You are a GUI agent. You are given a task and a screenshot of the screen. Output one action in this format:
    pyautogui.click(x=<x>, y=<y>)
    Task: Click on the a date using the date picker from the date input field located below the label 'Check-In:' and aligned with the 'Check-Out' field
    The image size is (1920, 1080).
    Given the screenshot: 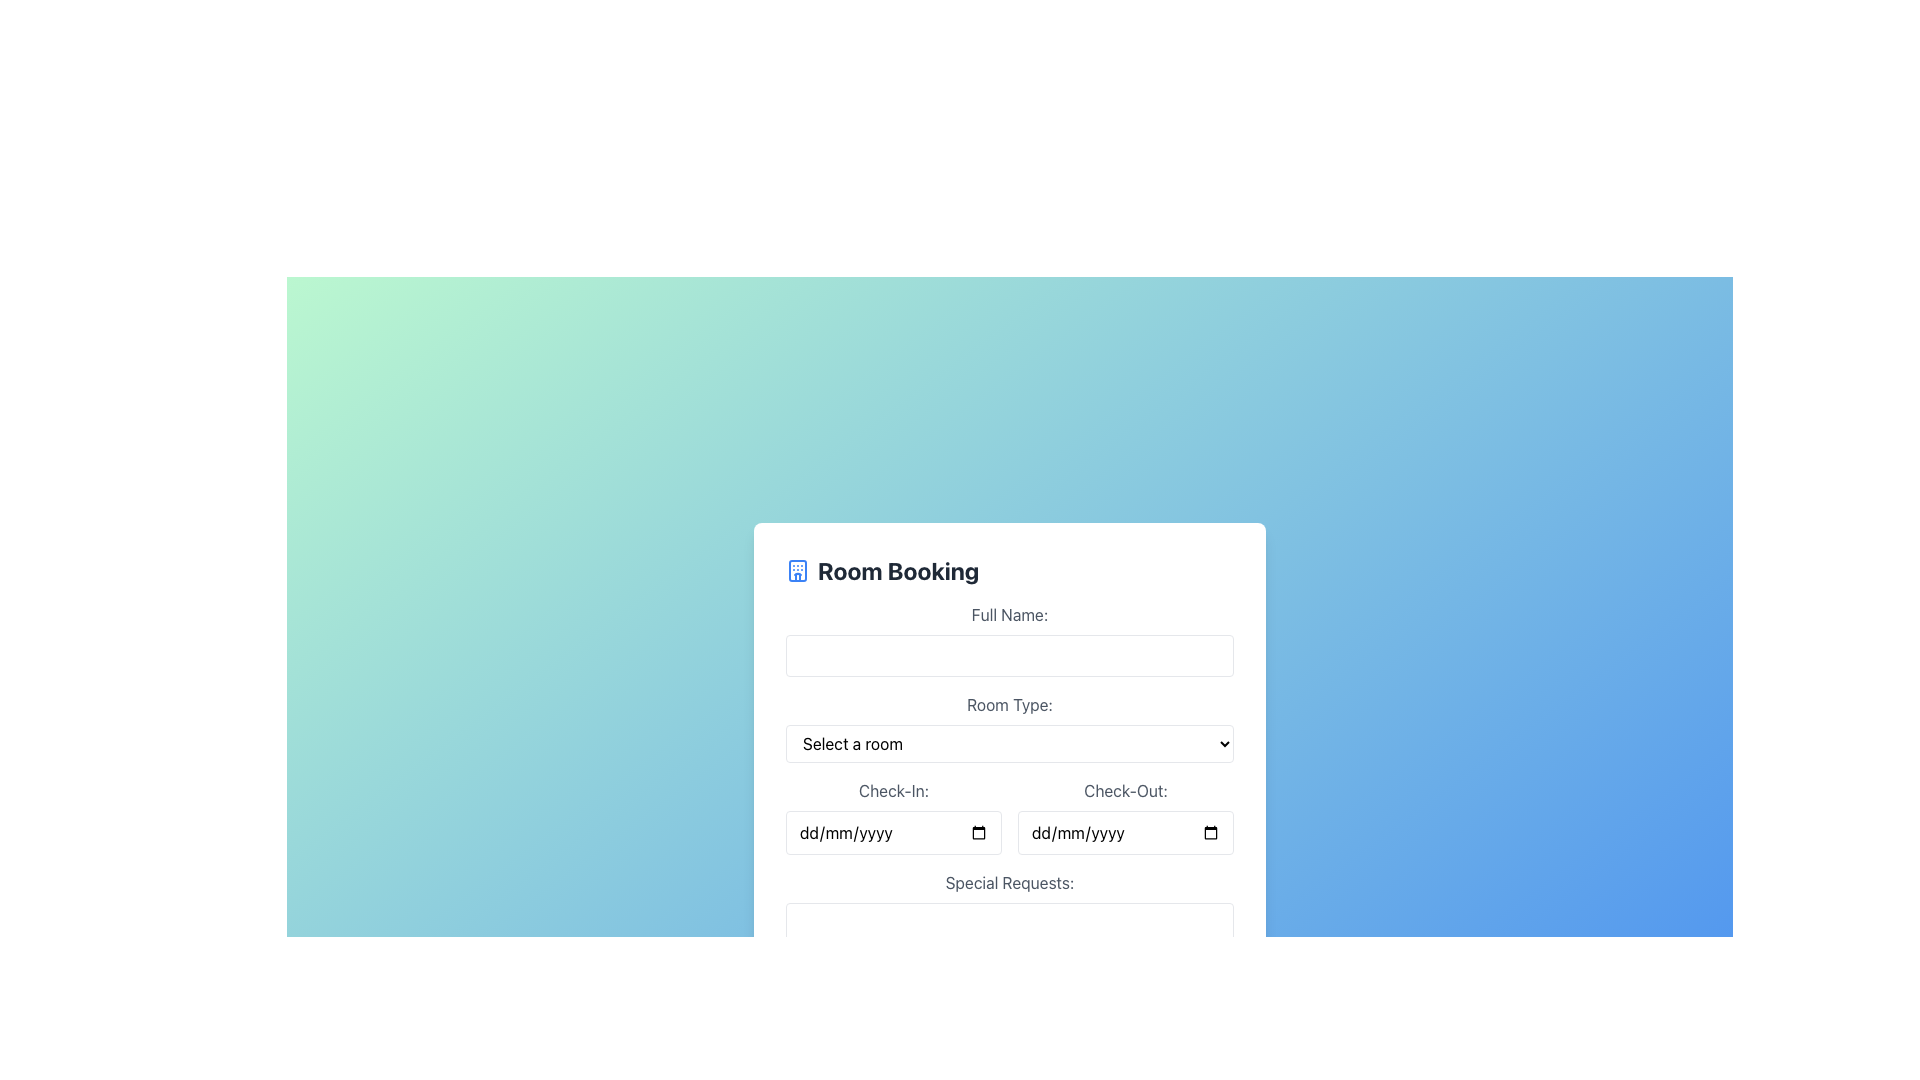 What is the action you would take?
    pyautogui.click(x=892, y=833)
    